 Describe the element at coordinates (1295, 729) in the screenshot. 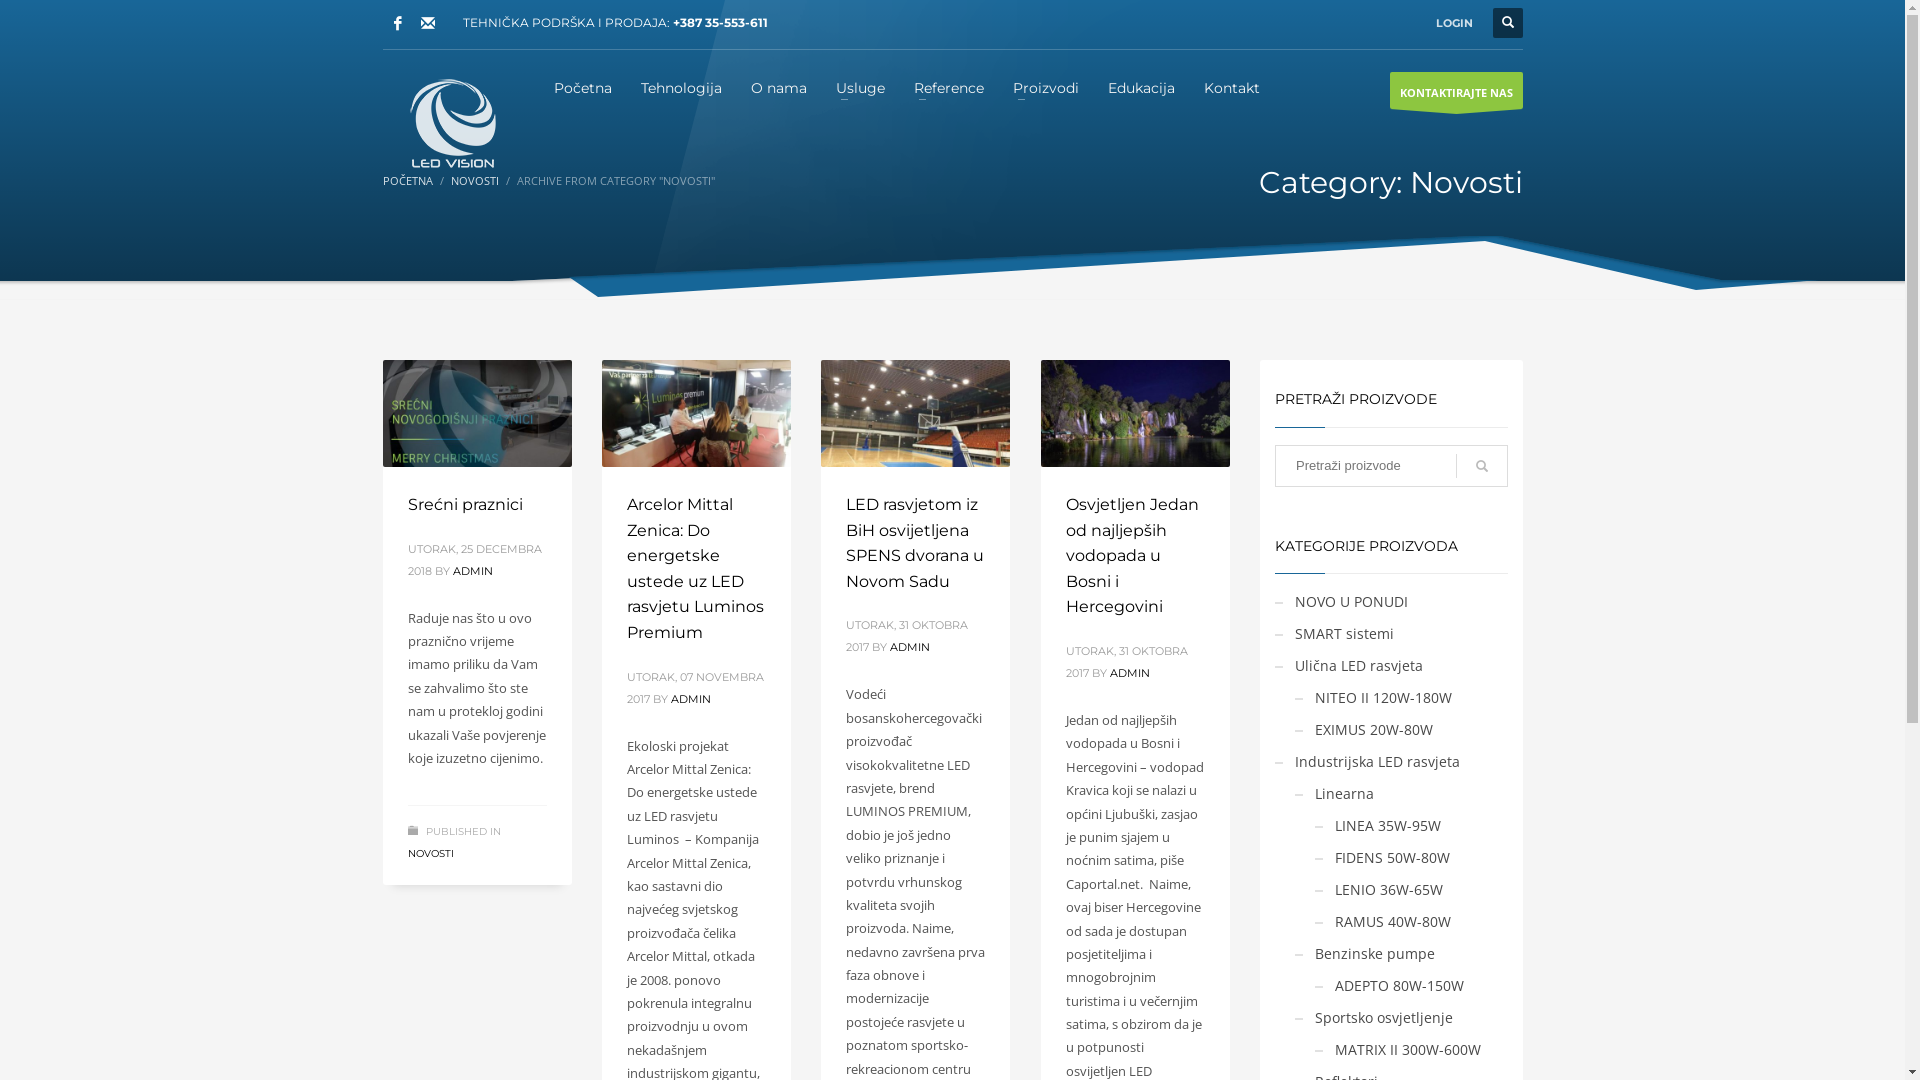

I see `'EXIMUS 20W-80W'` at that location.